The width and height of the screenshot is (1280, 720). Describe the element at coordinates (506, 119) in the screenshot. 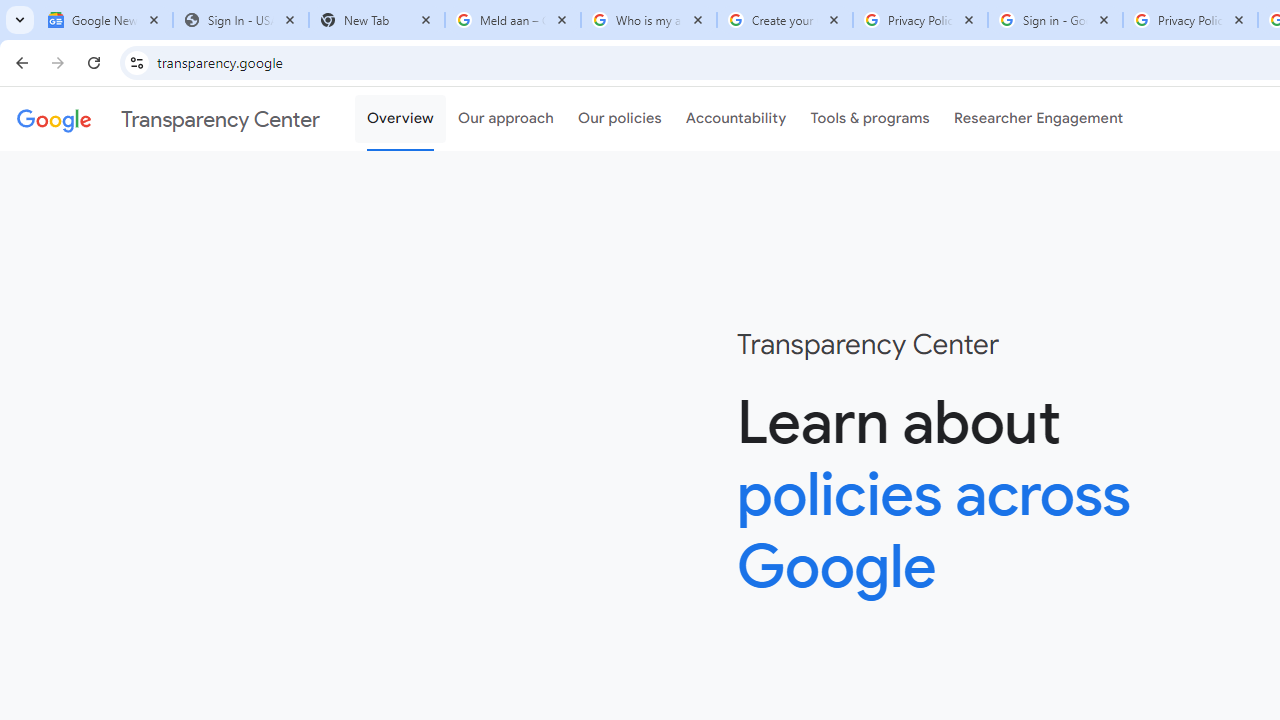

I see `'Our approach'` at that location.